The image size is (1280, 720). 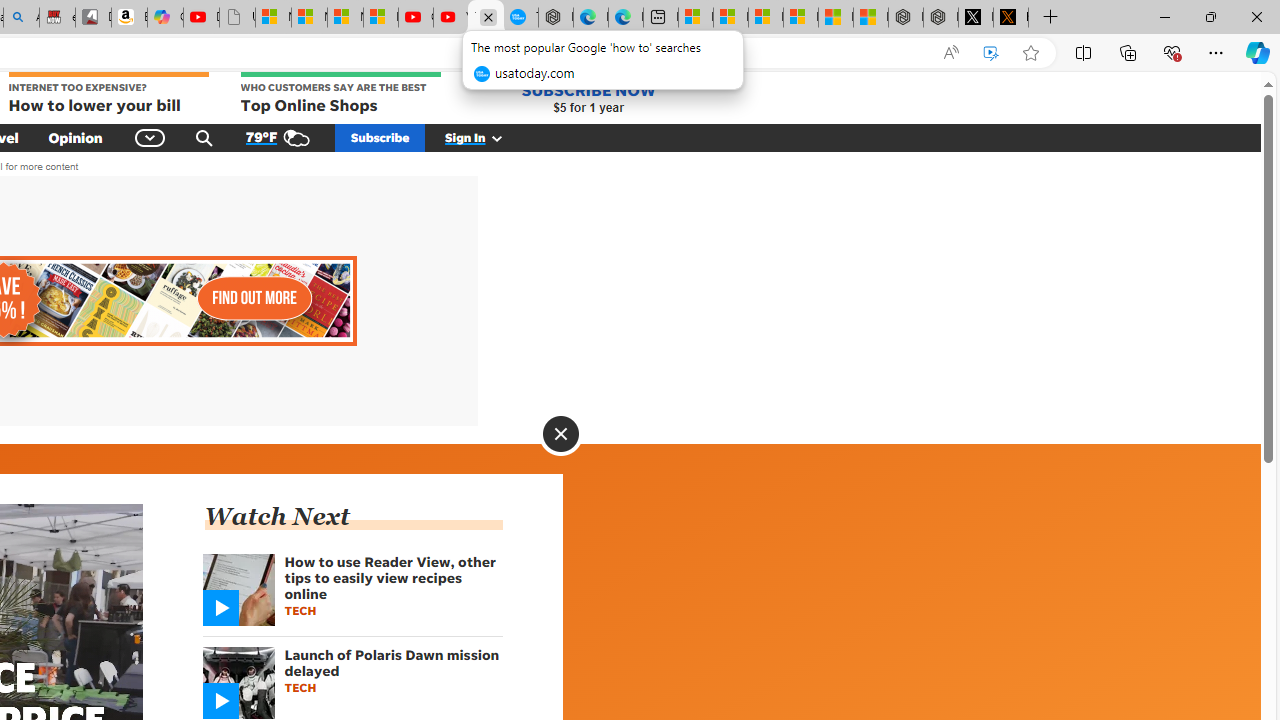 I want to click on 'Class: gnt_n_us_a_svg', so click(x=493, y=136).